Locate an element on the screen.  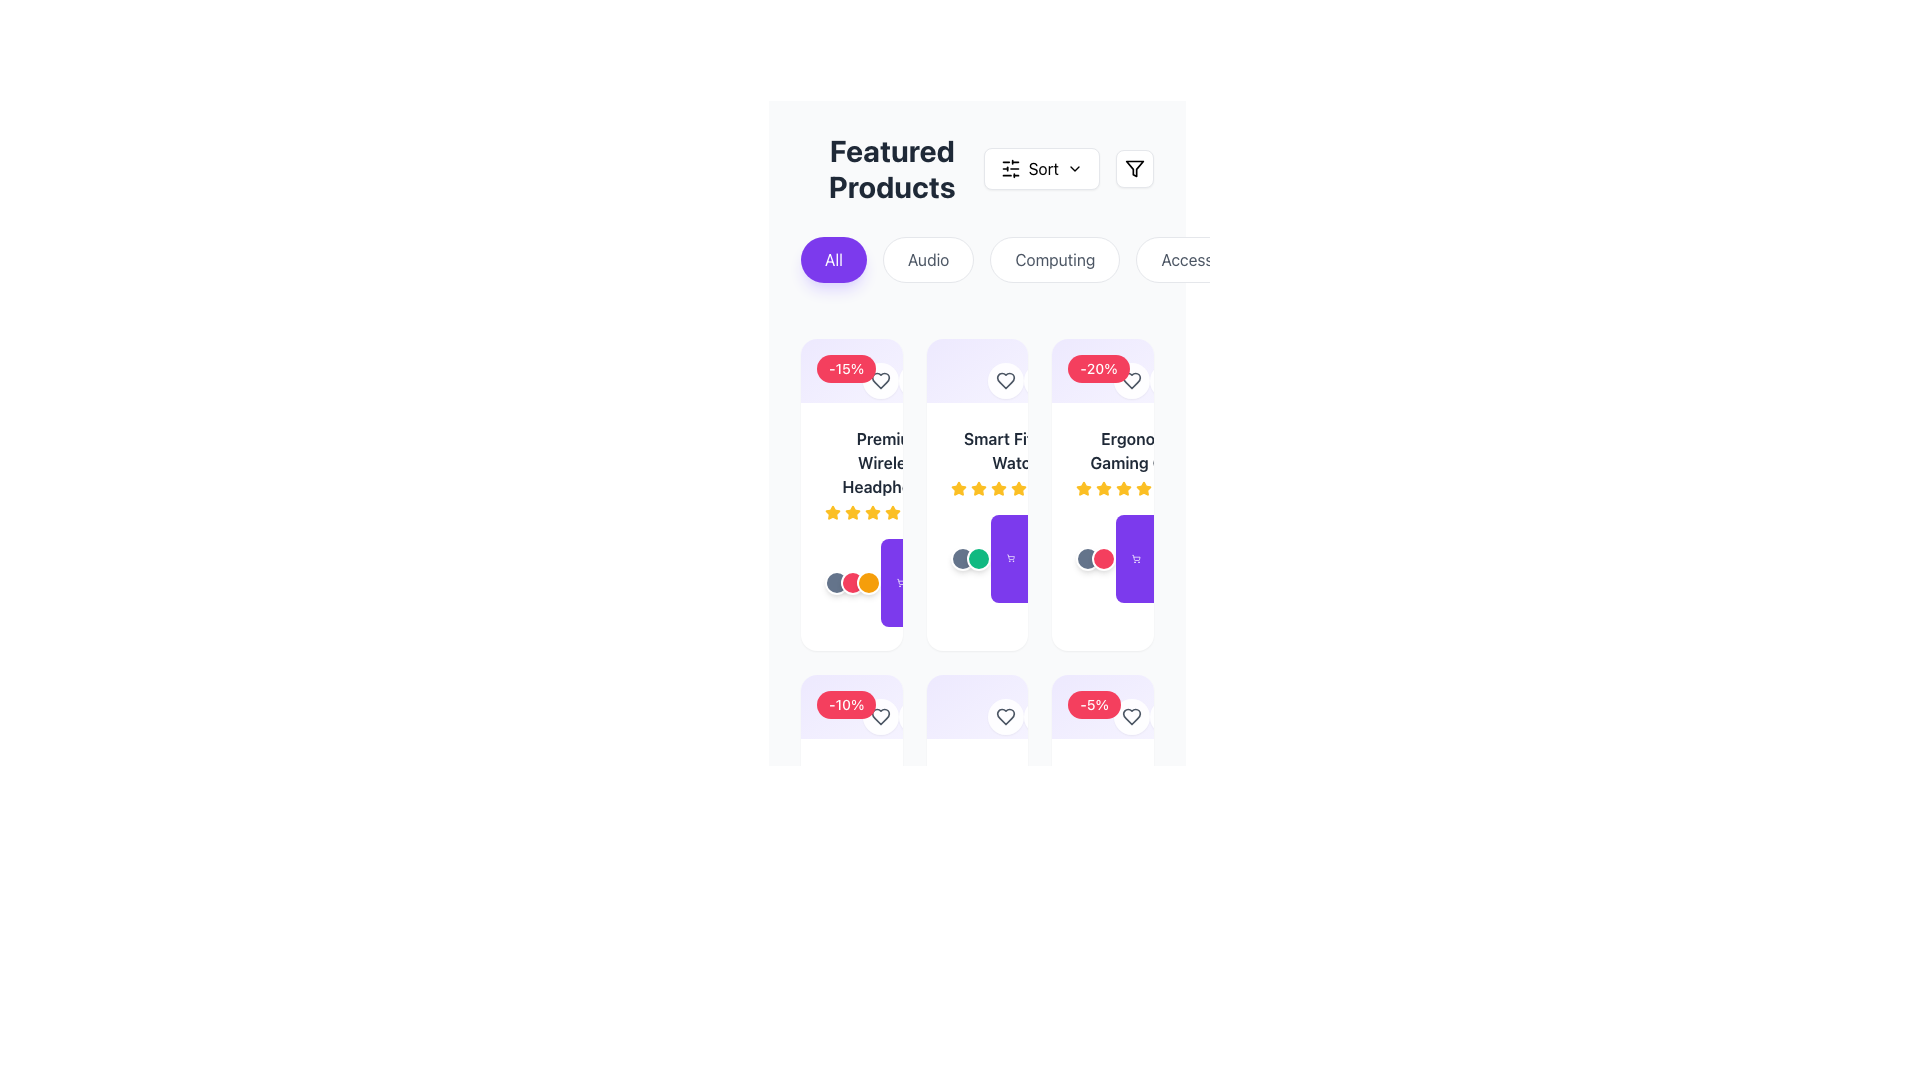
the leftmost circular button in the top-right corner of the product card to mark the product as favorite is located at coordinates (1006, 381).